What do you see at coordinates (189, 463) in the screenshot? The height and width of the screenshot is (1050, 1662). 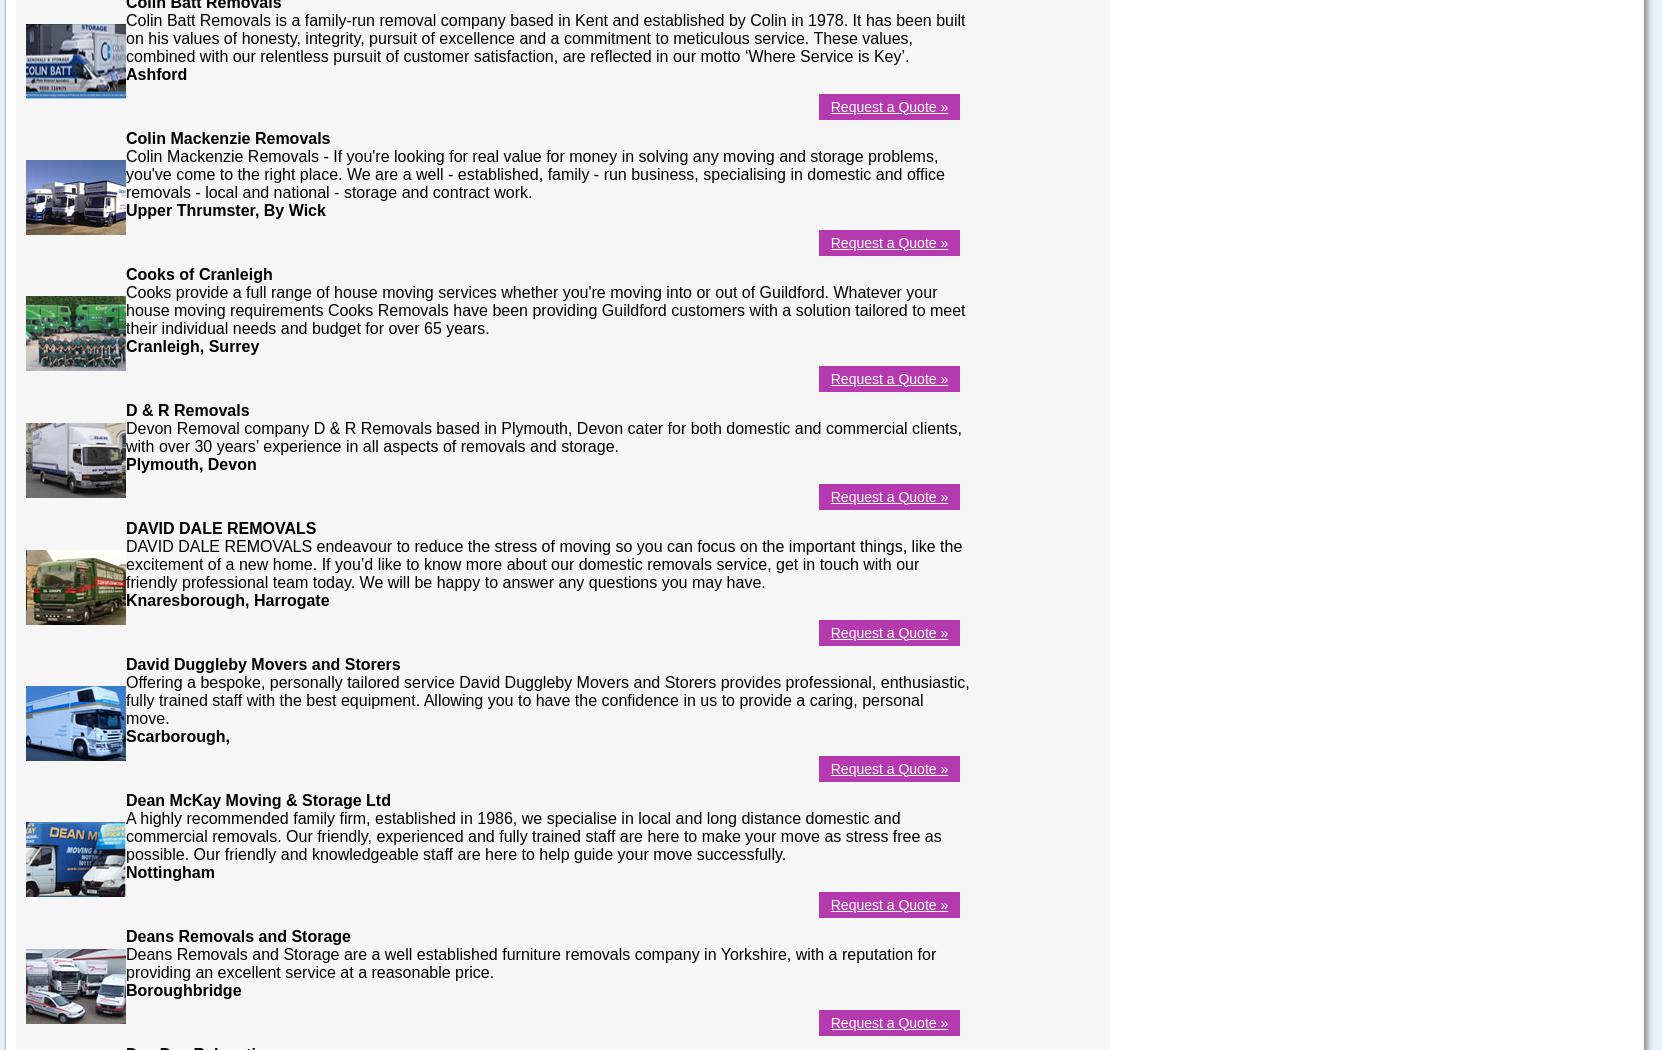 I see `'Plymouth, Devon'` at bounding box center [189, 463].